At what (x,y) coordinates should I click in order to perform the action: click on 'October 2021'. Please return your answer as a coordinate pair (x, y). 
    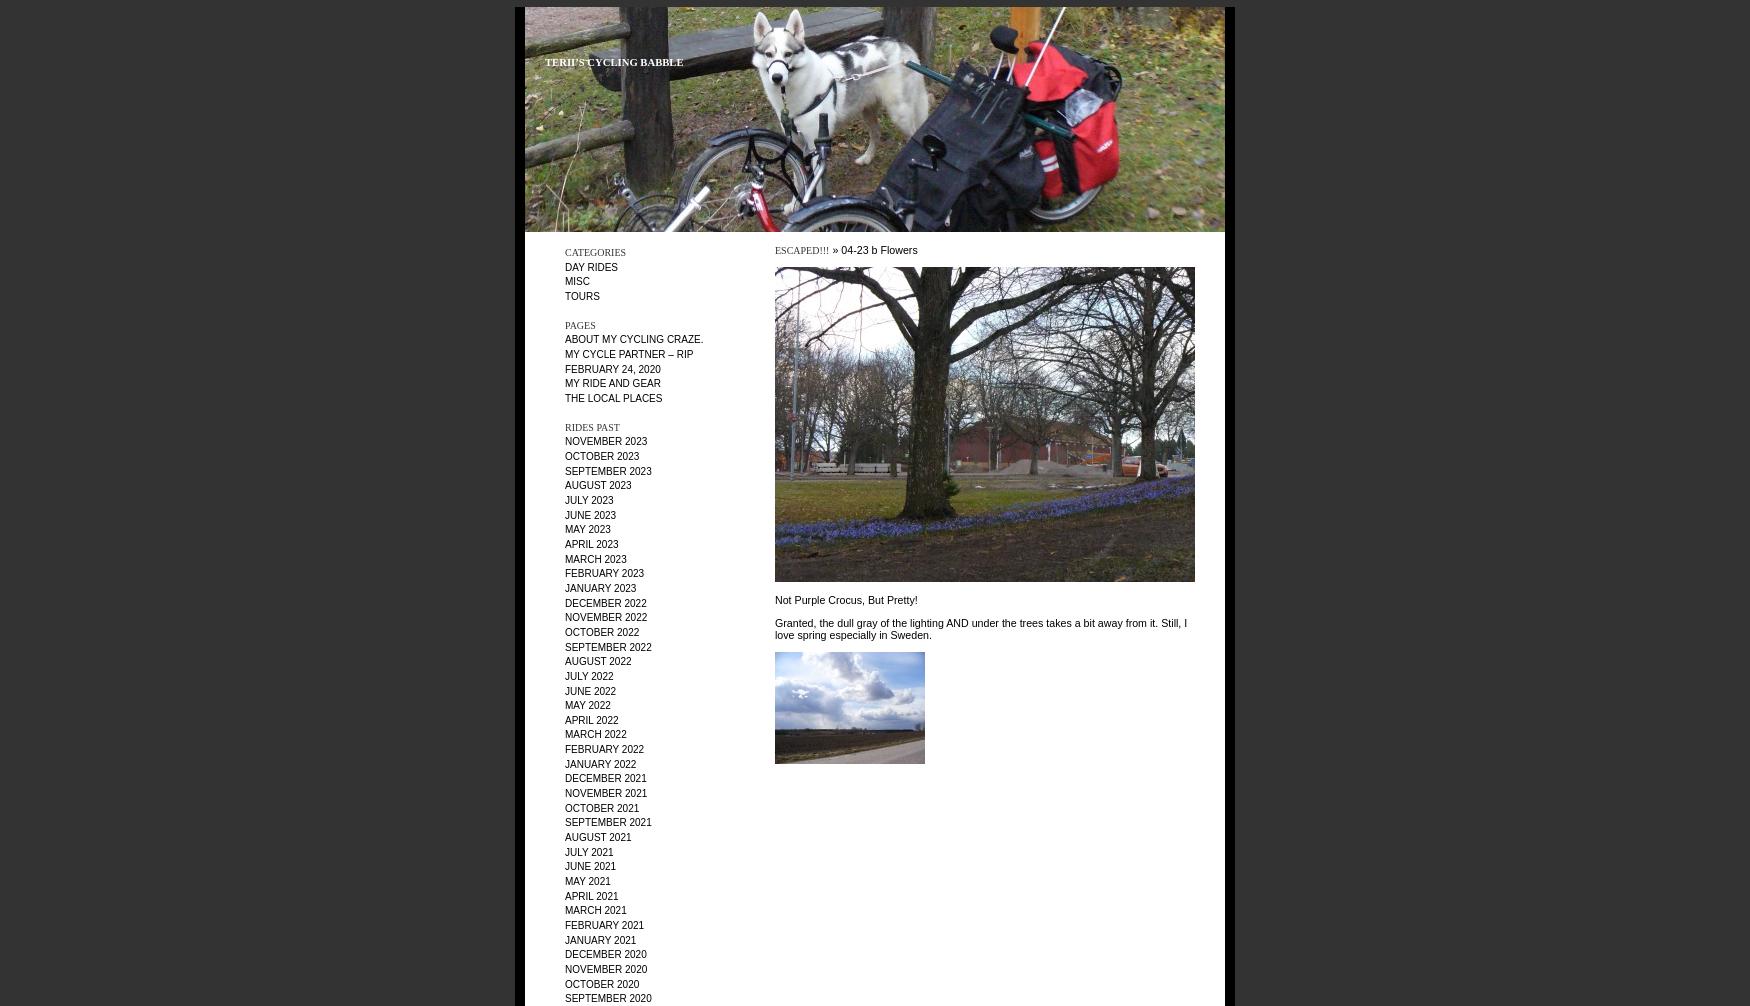
    Looking at the image, I should click on (602, 806).